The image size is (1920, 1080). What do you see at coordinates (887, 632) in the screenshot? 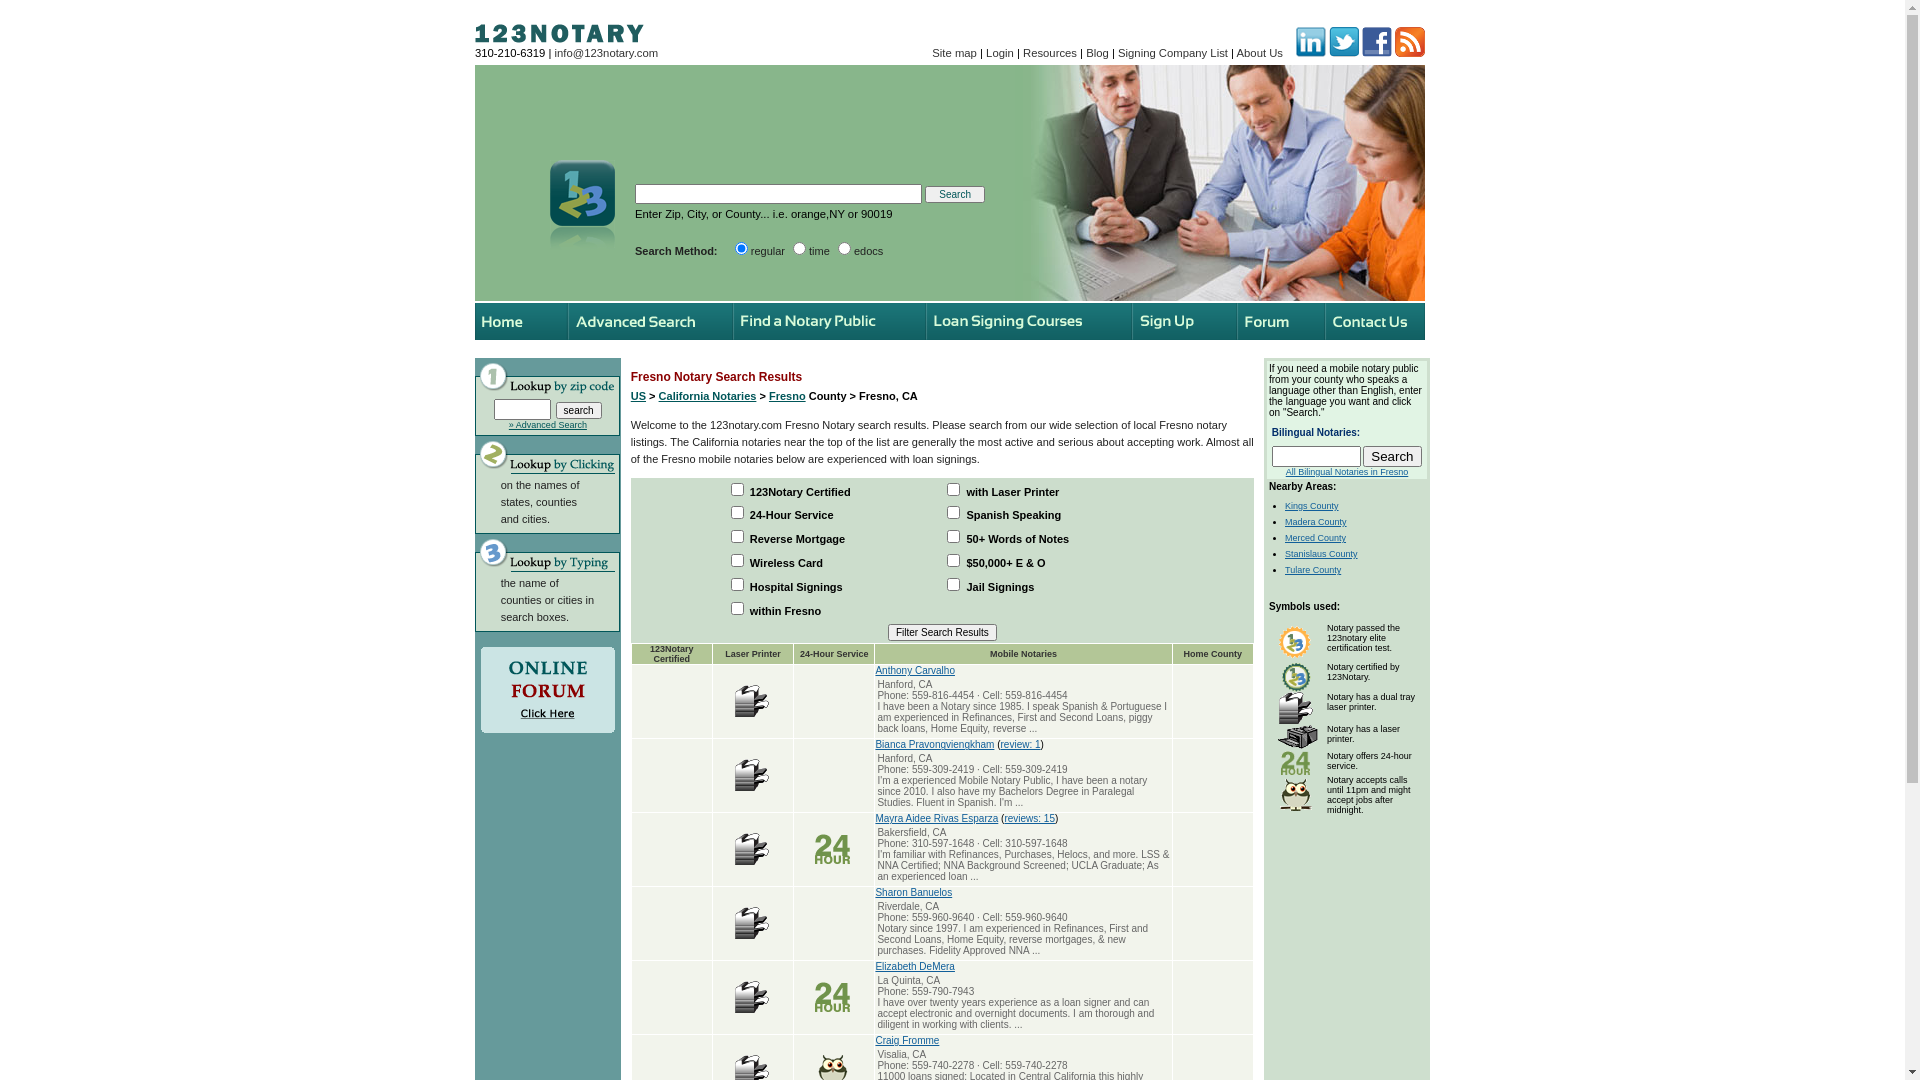
I see `'Filter Search Results'` at bounding box center [887, 632].